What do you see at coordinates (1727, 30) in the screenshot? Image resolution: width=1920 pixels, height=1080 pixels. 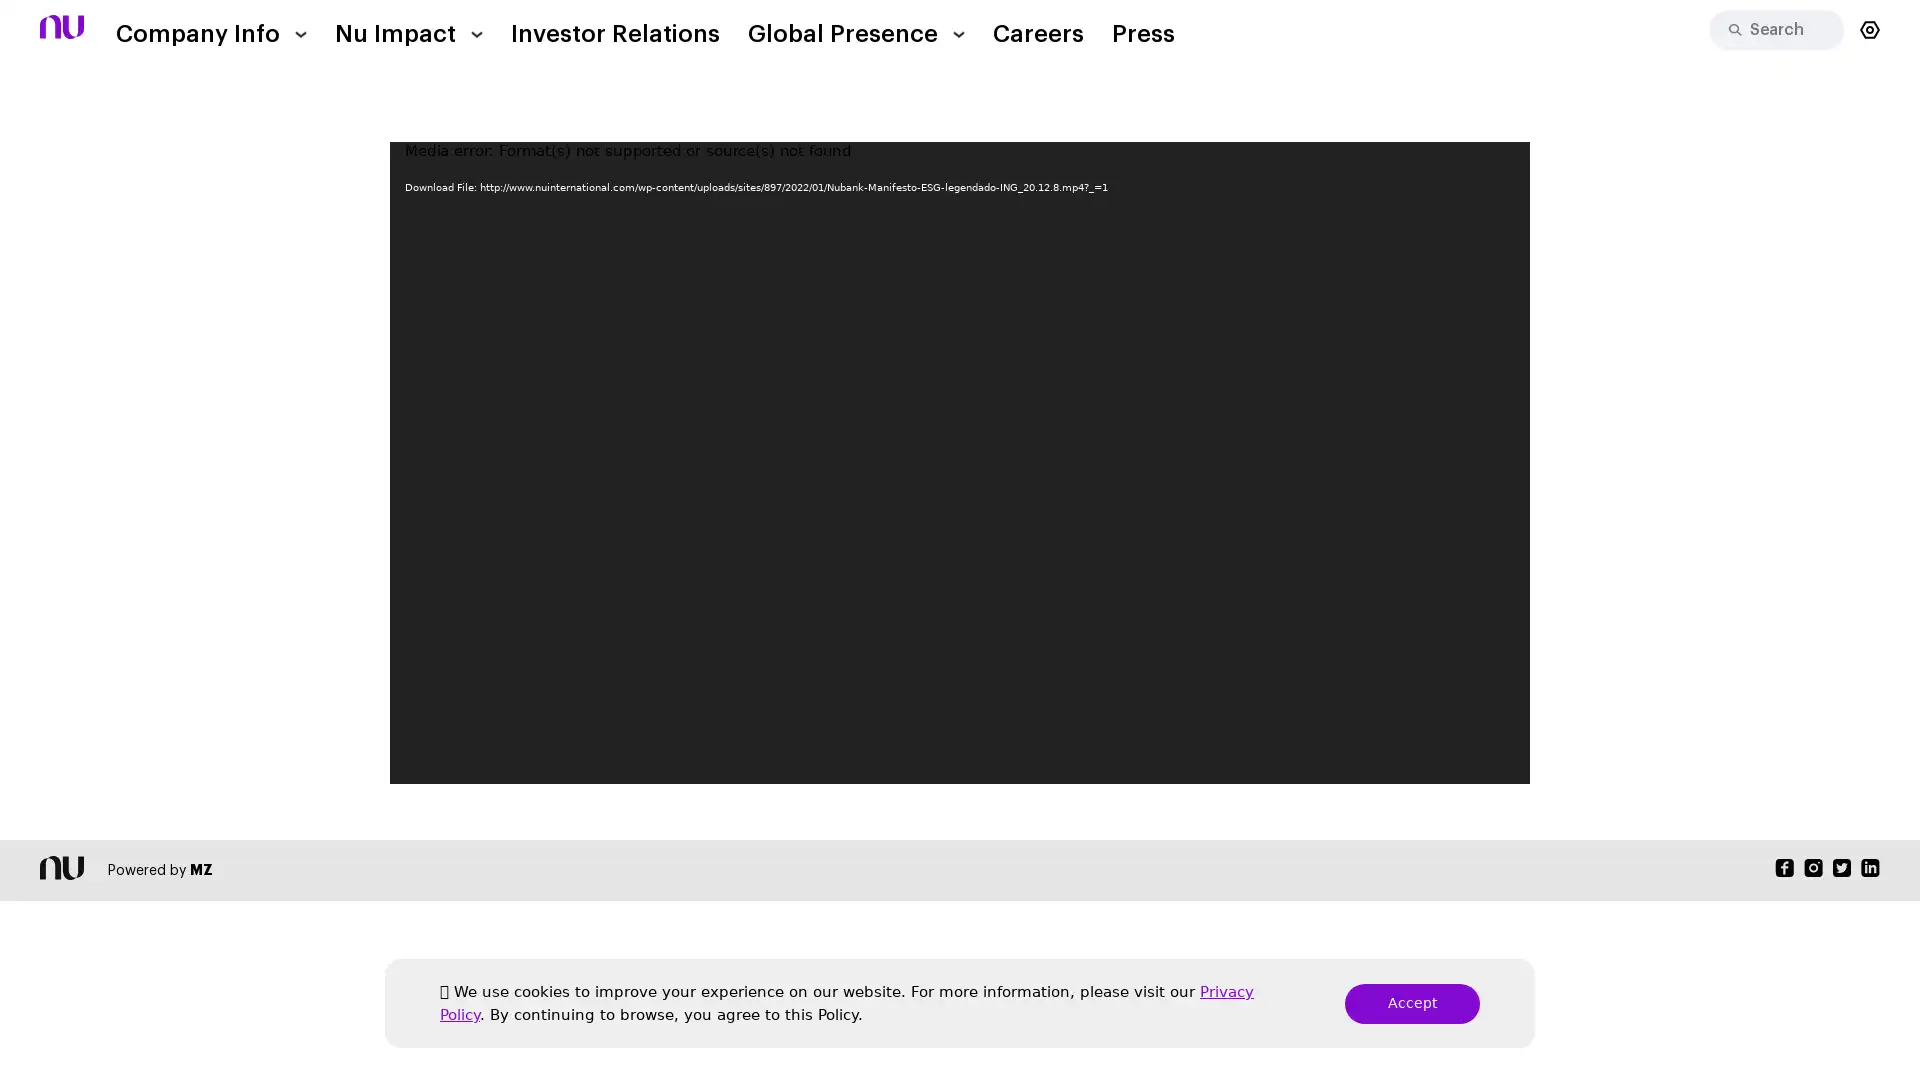 I see `Search` at bounding box center [1727, 30].